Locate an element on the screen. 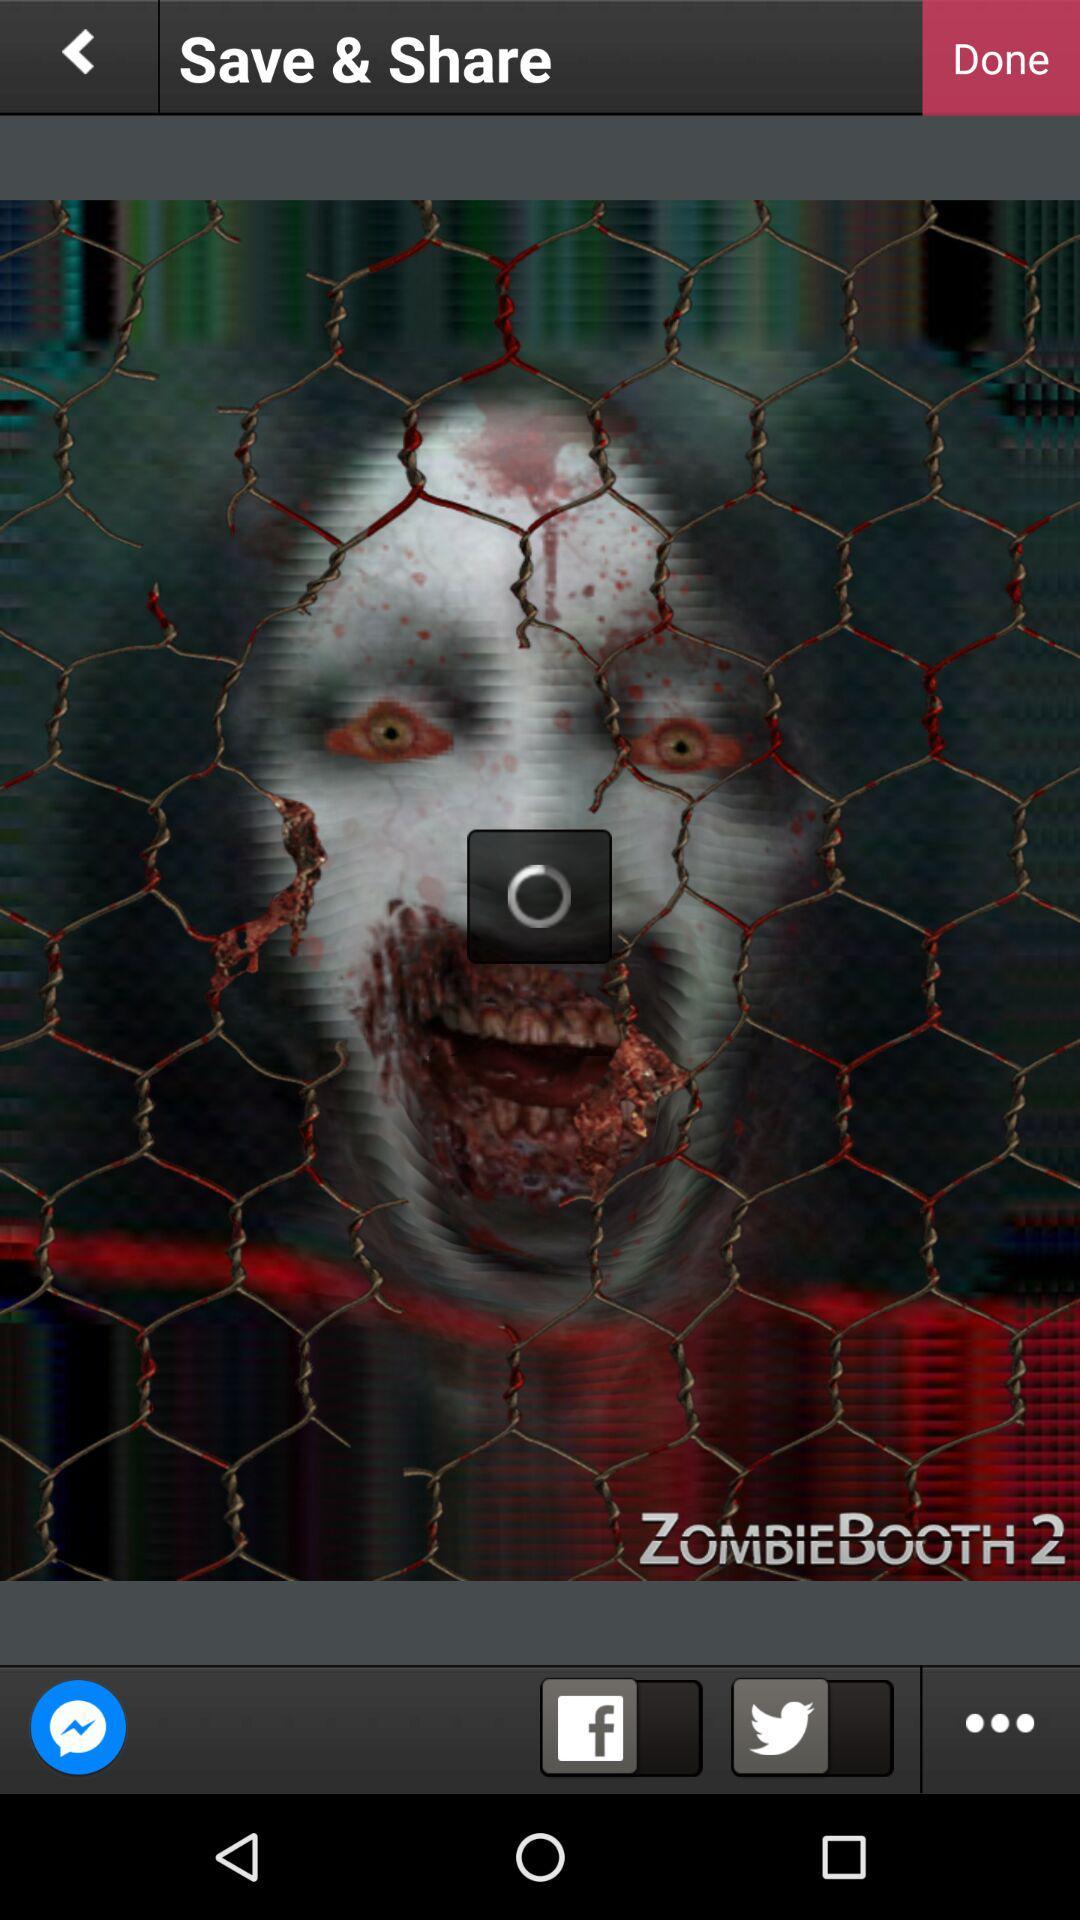  the facebook page is located at coordinates (620, 1727).